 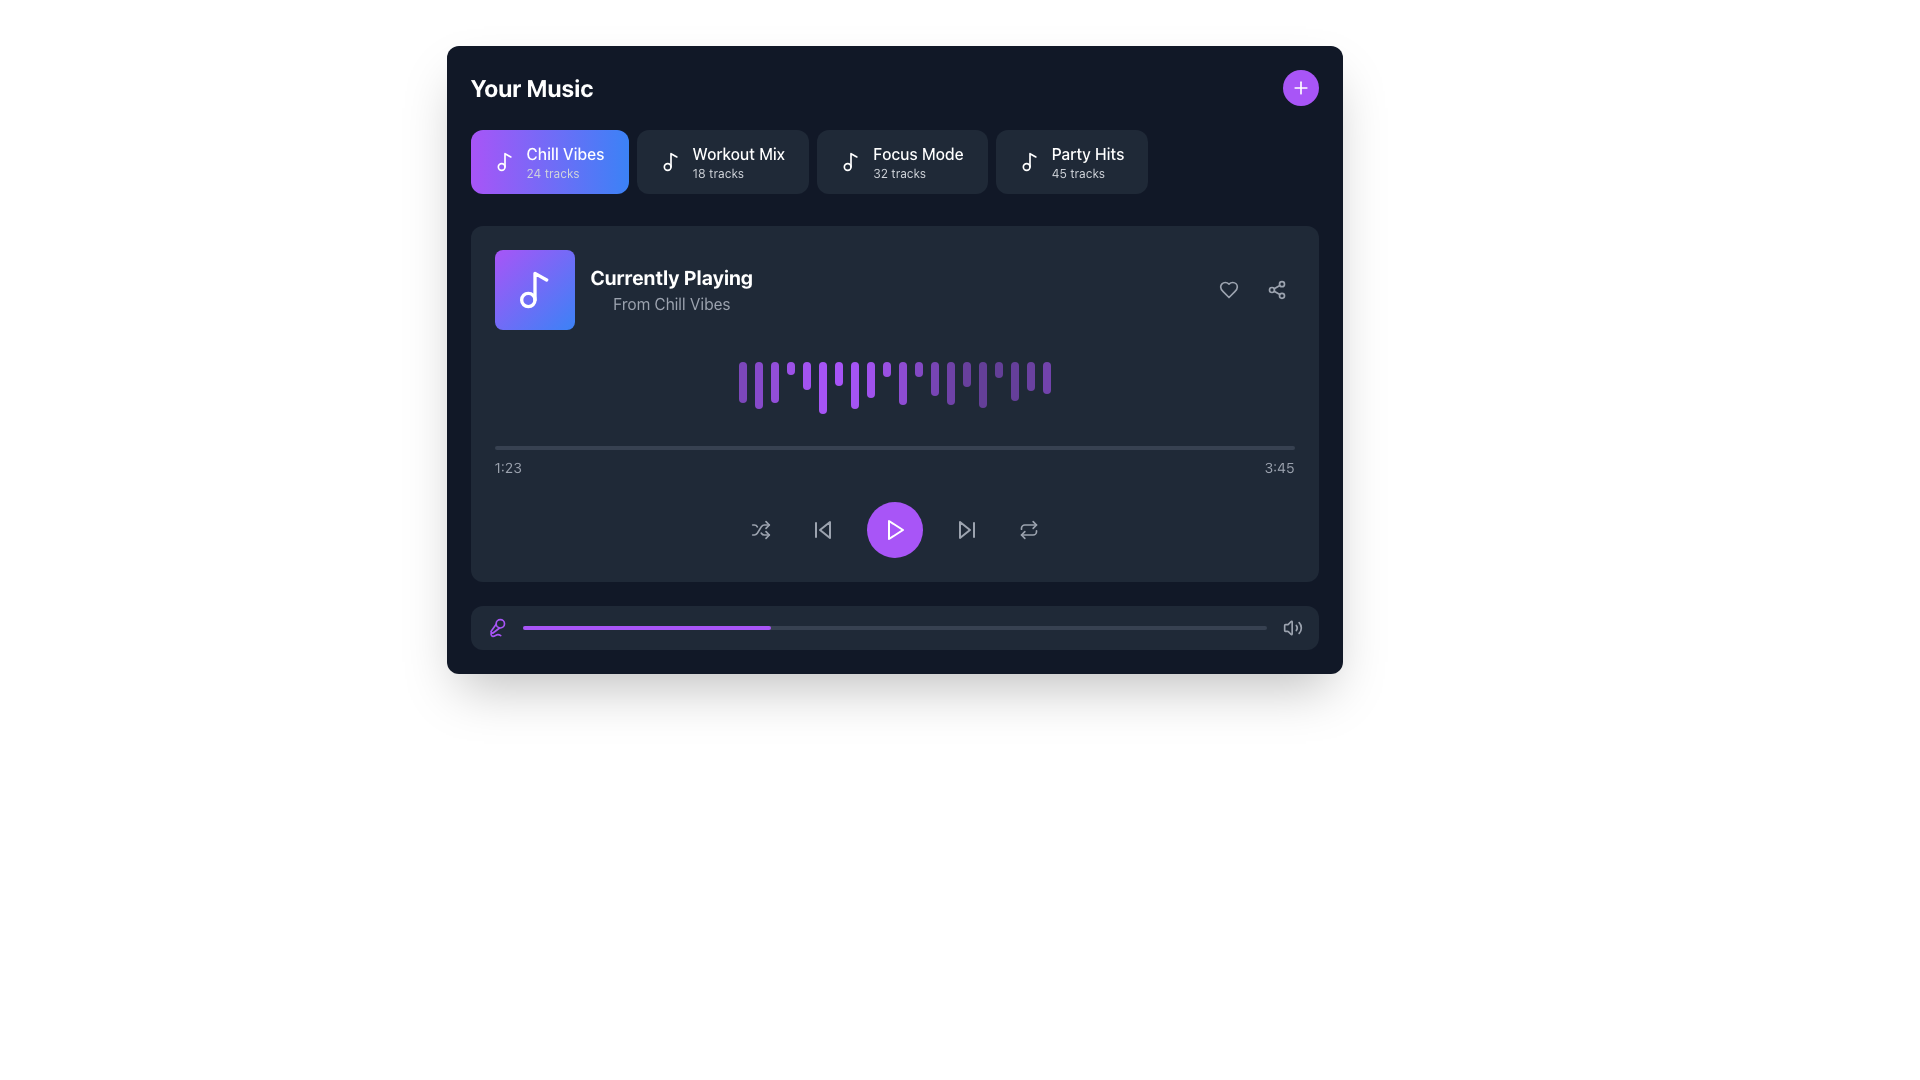 I want to click on the animation of the 14th vertical waveform bar, which is a solid purple rectangular bar with rounded corners, located in the 'Currently Playing' section, so click(x=949, y=383).